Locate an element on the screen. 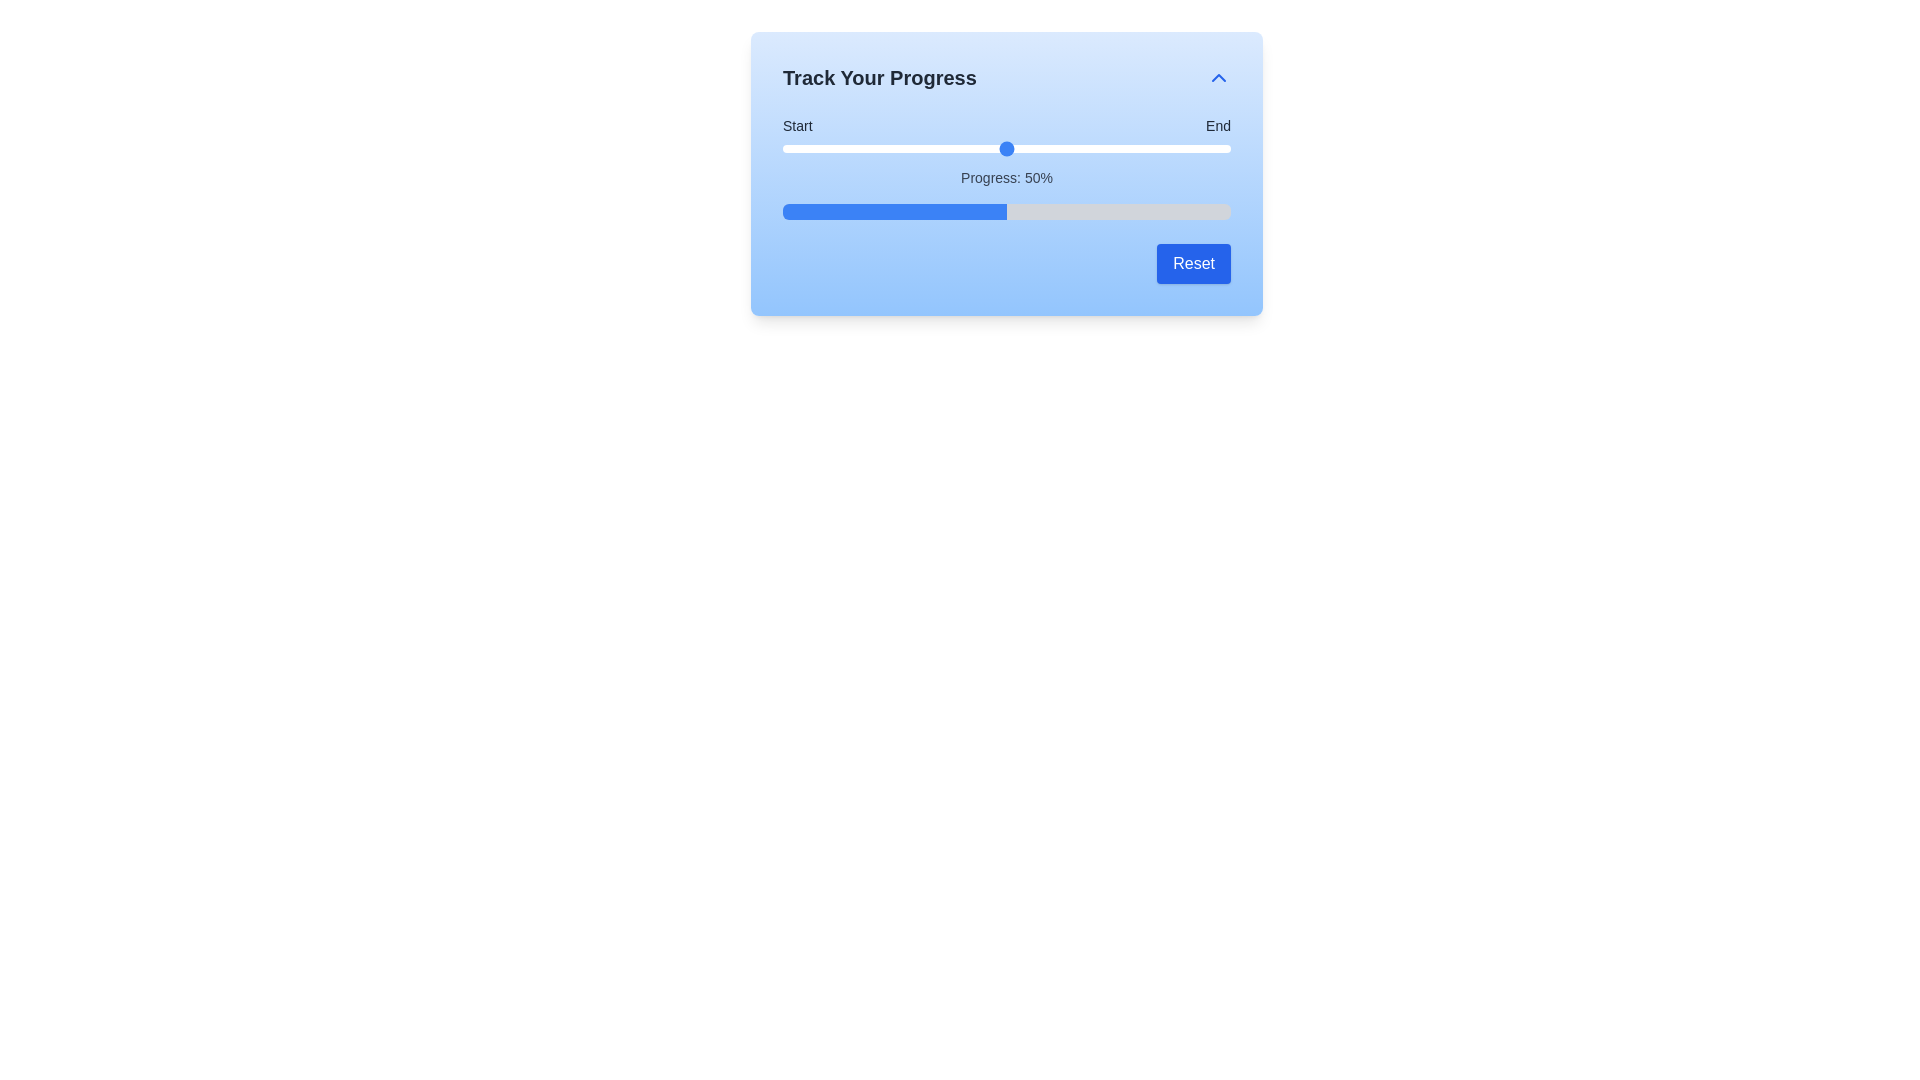 This screenshot has height=1080, width=1920. the progress slider to 1% is located at coordinates (786, 148).